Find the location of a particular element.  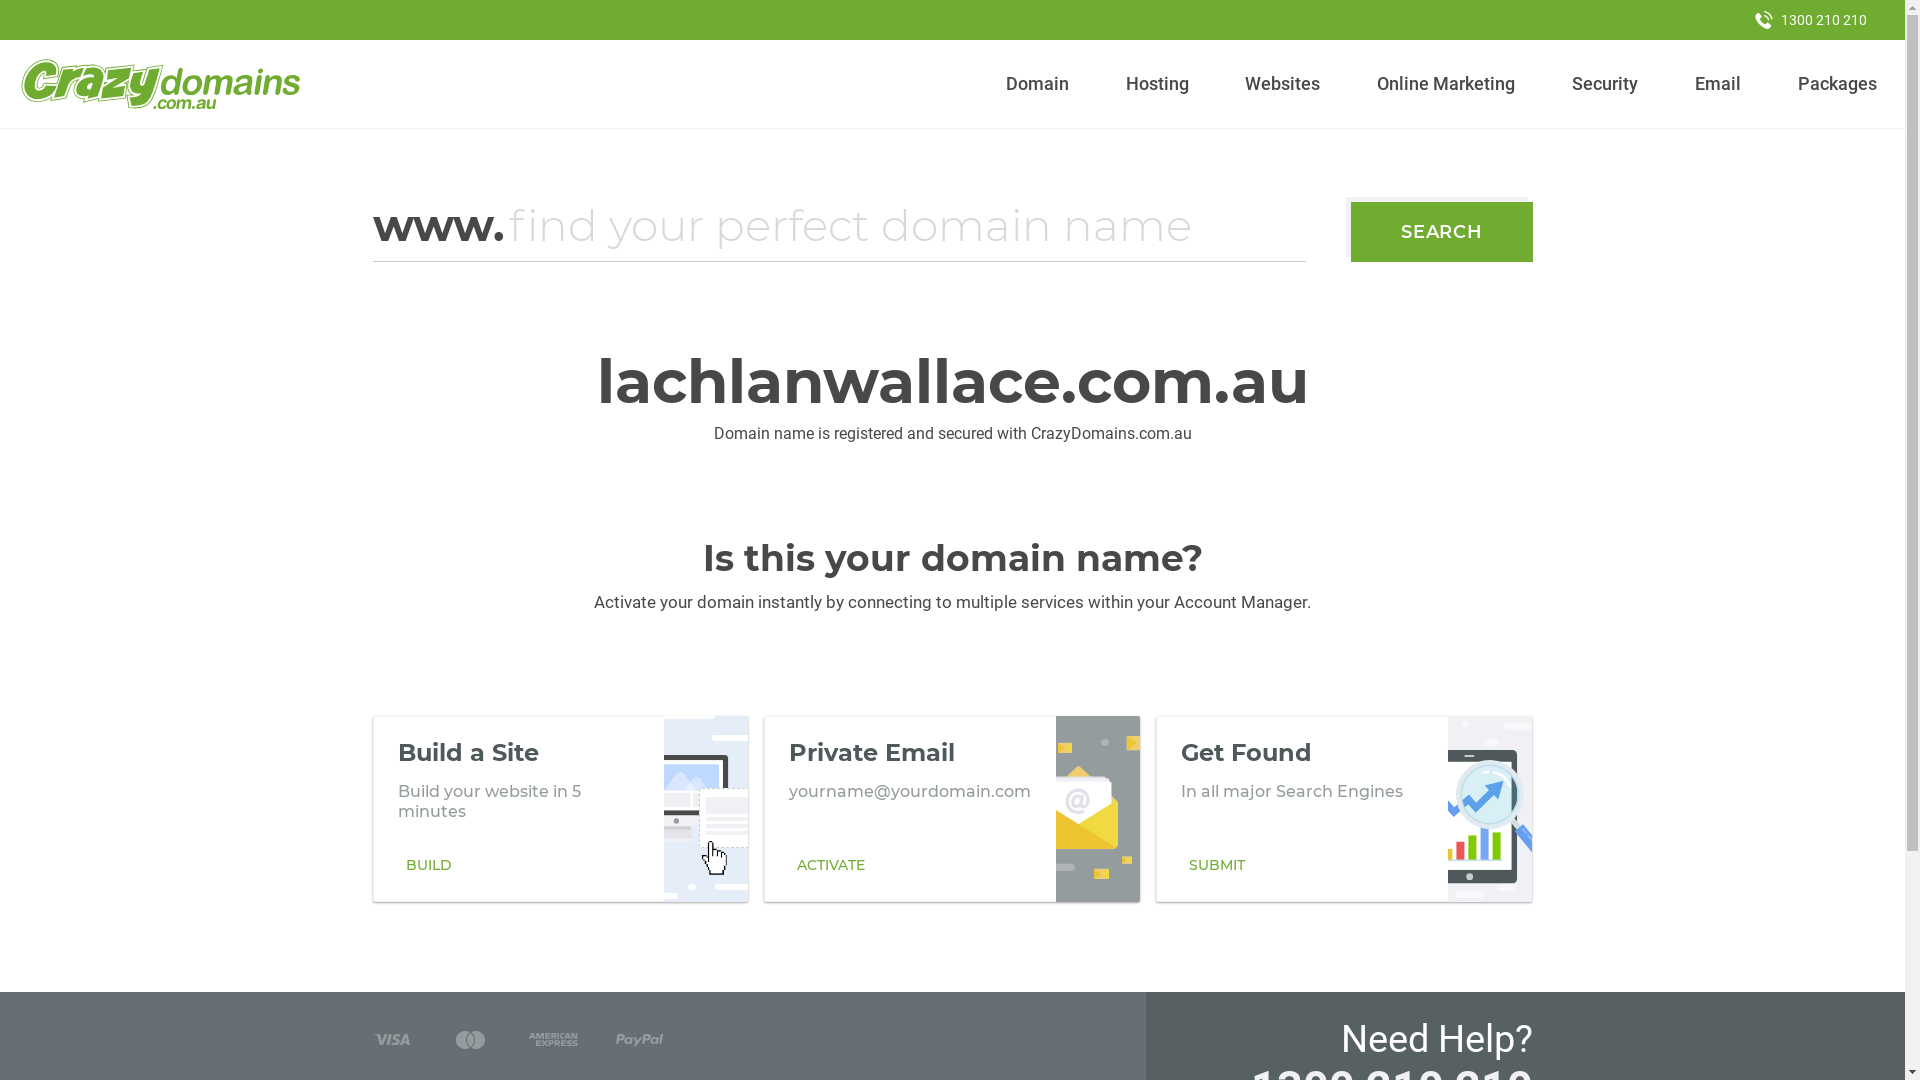

'Domain' is located at coordinates (1037, 83).